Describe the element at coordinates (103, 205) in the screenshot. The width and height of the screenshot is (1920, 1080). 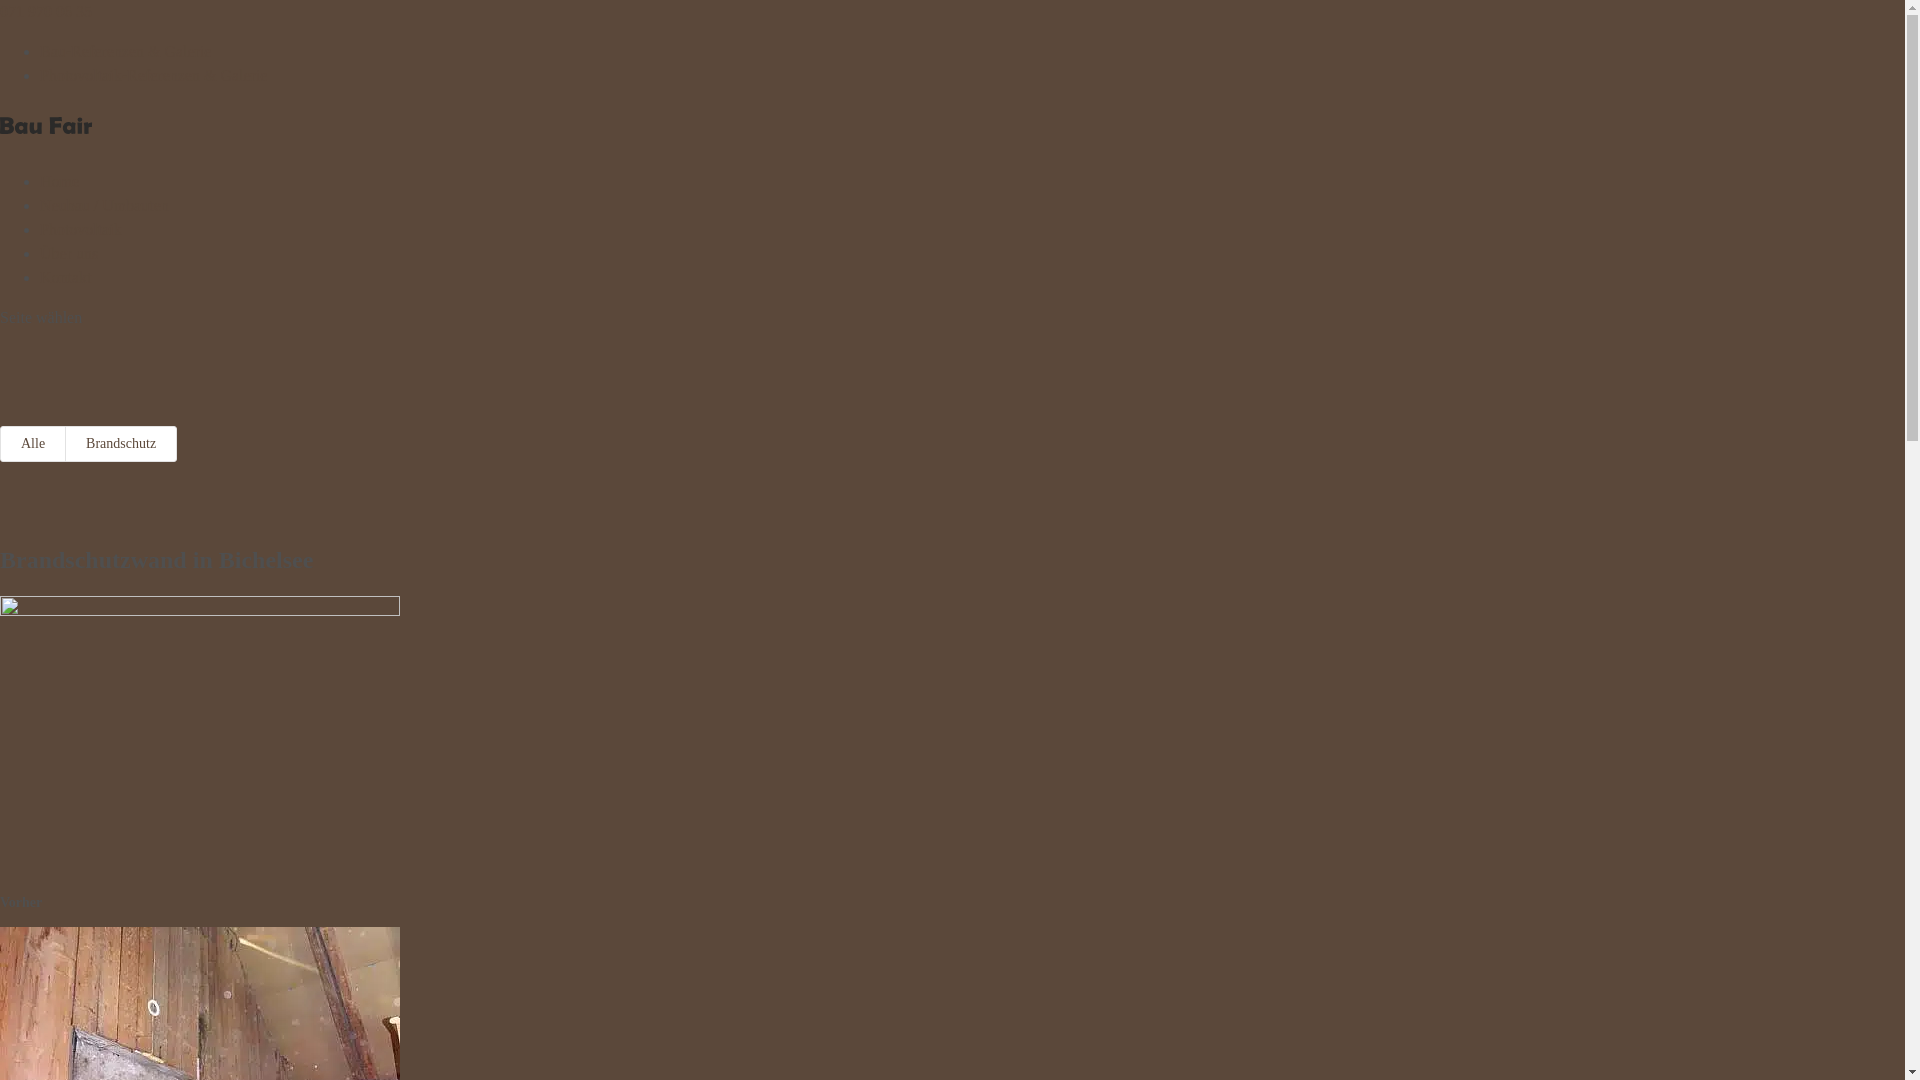
I see `'Neubau / Umbauten'` at that location.